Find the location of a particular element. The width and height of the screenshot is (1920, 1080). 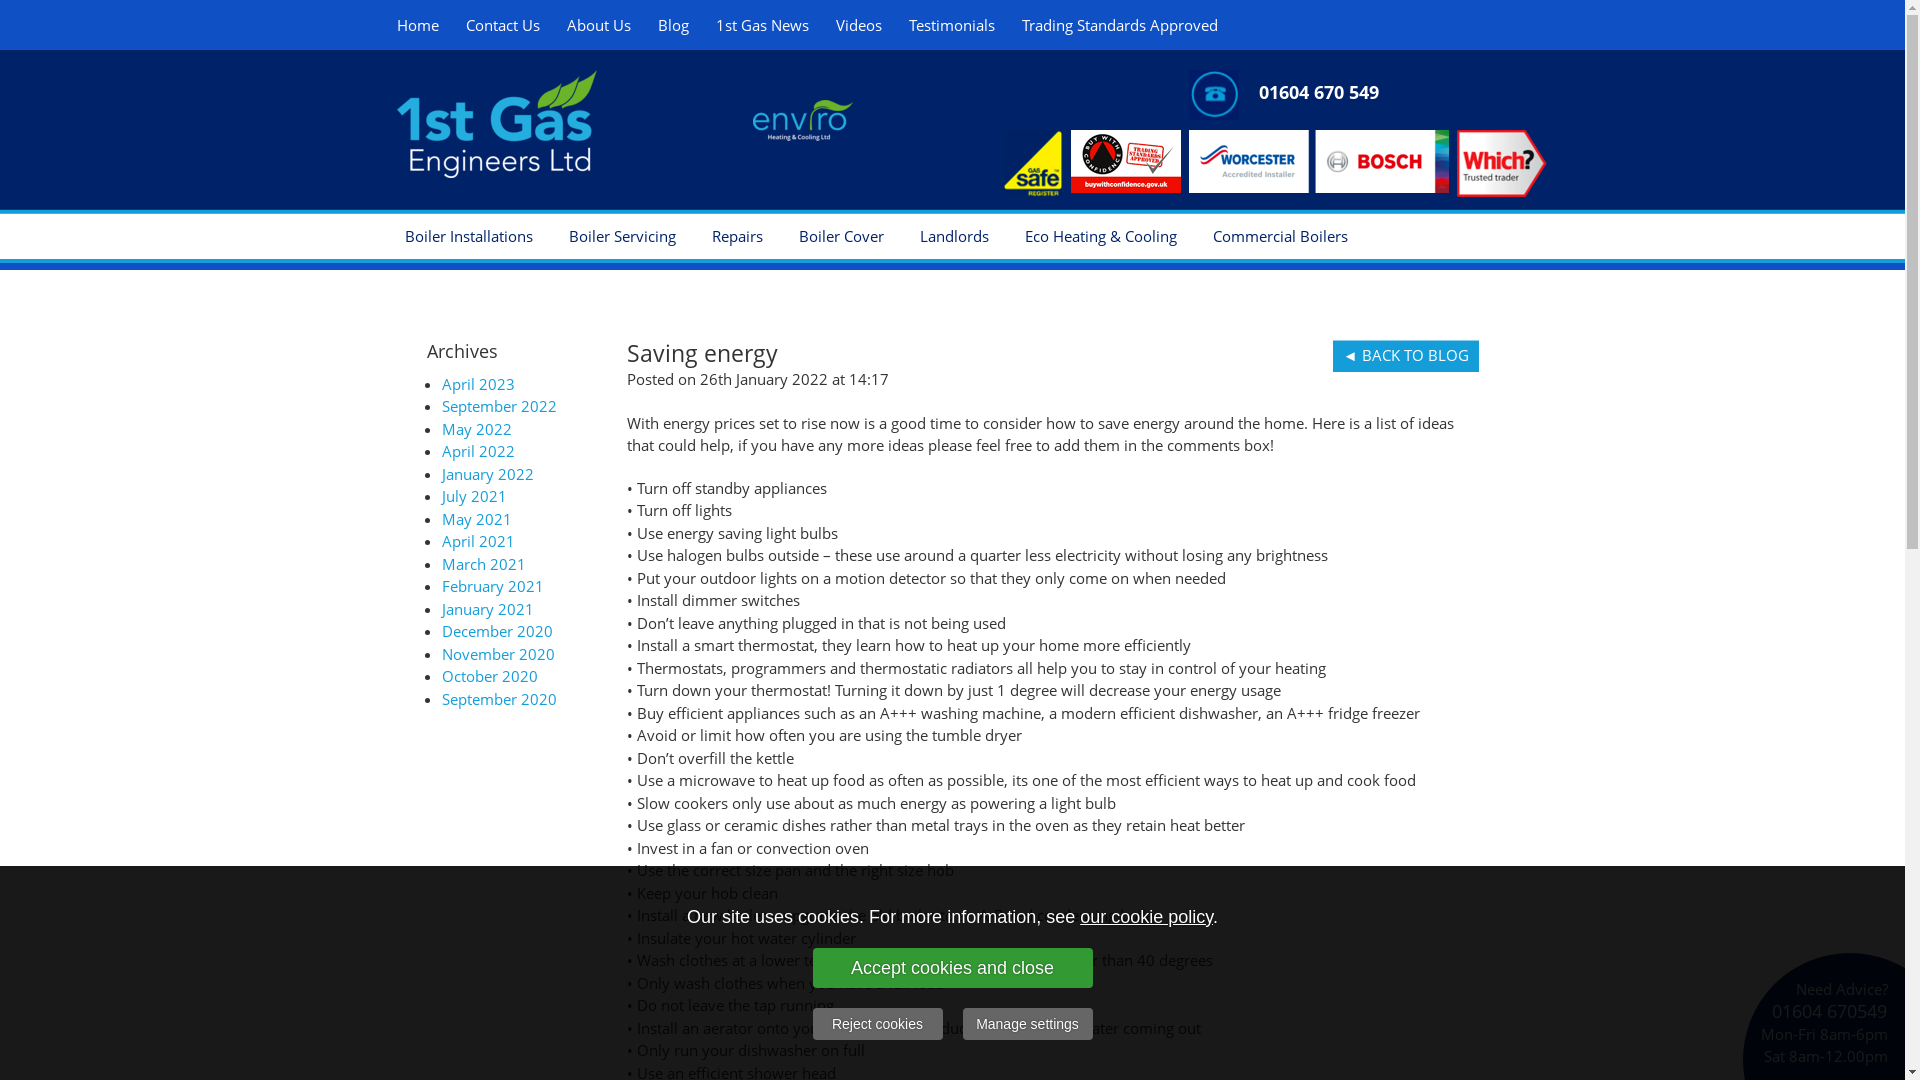

'Eco Heating & Cooling' is located at coordinates (1098, 234).